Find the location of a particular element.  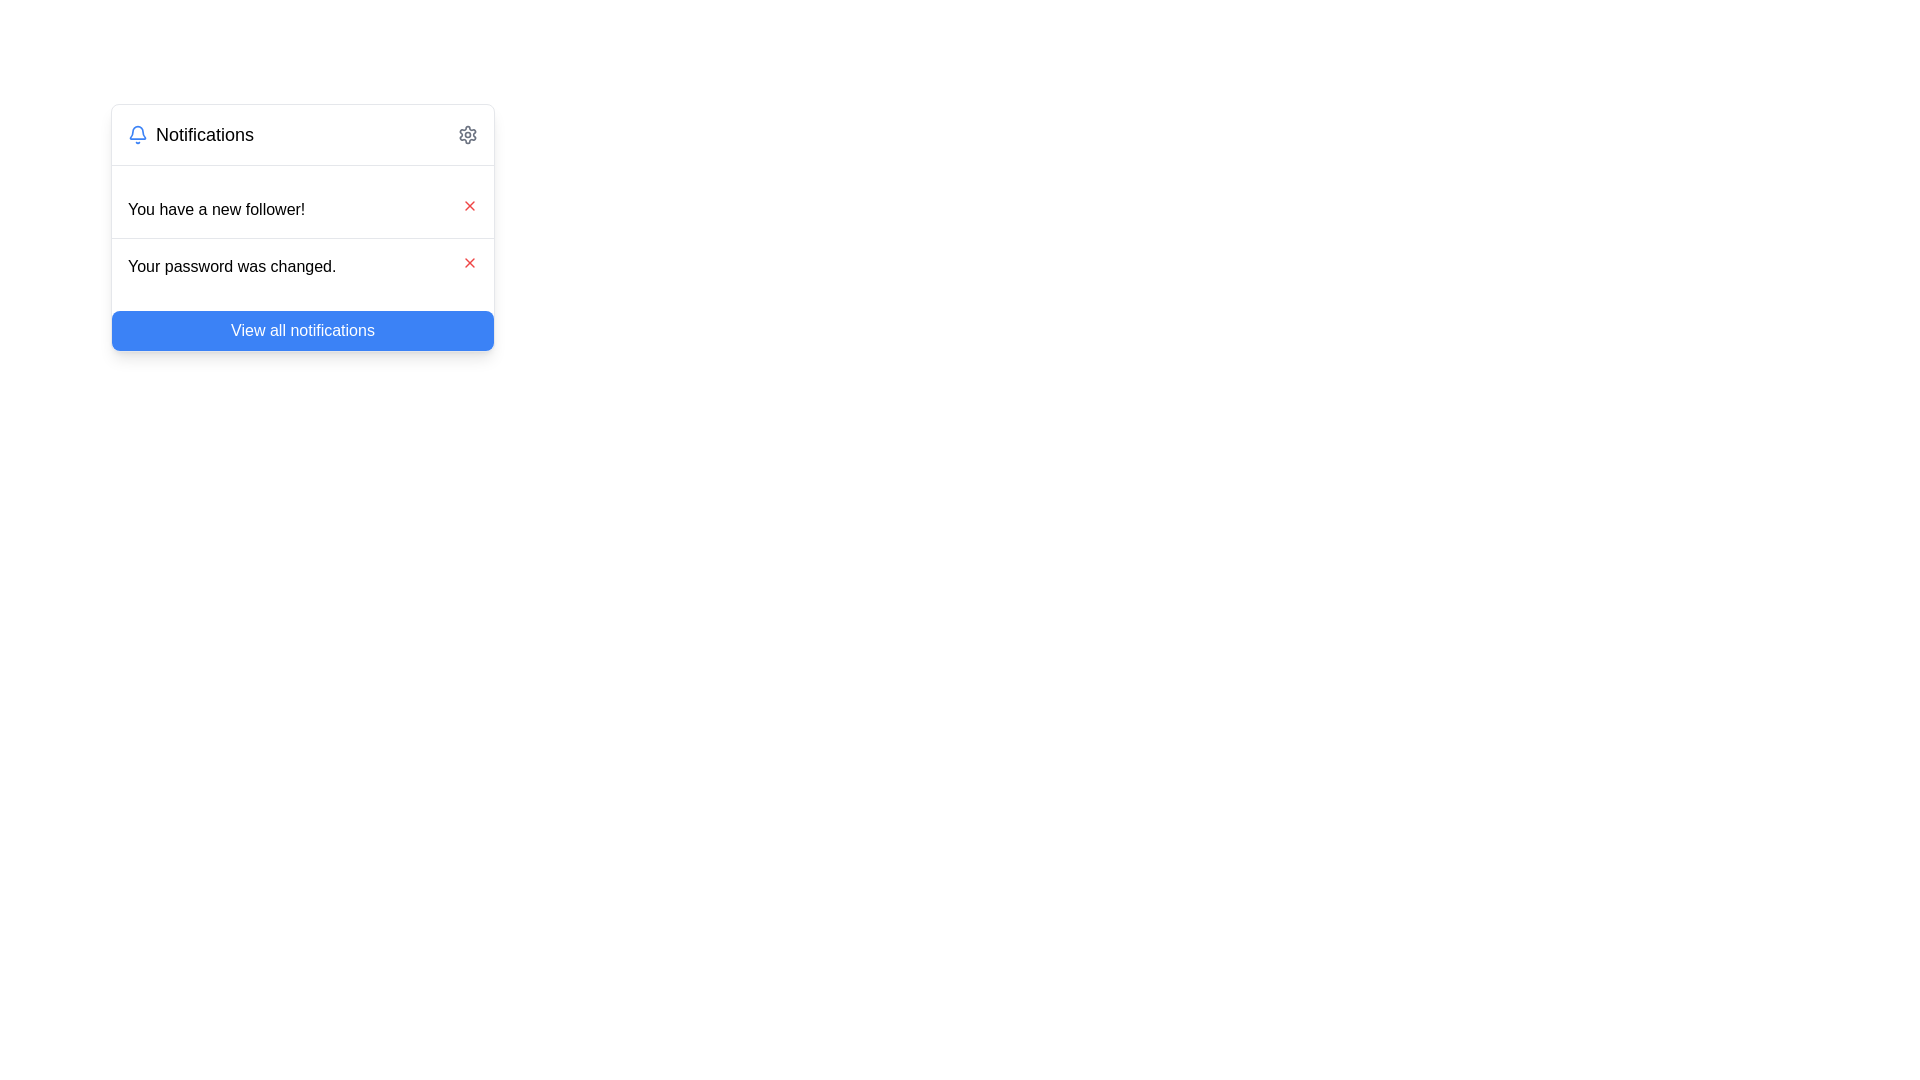

the settings button located on the rightmost side of the header section of the notifications panel, adjacent to the bell icon and the text 'Notifications' is located at coordinates (466, 135).